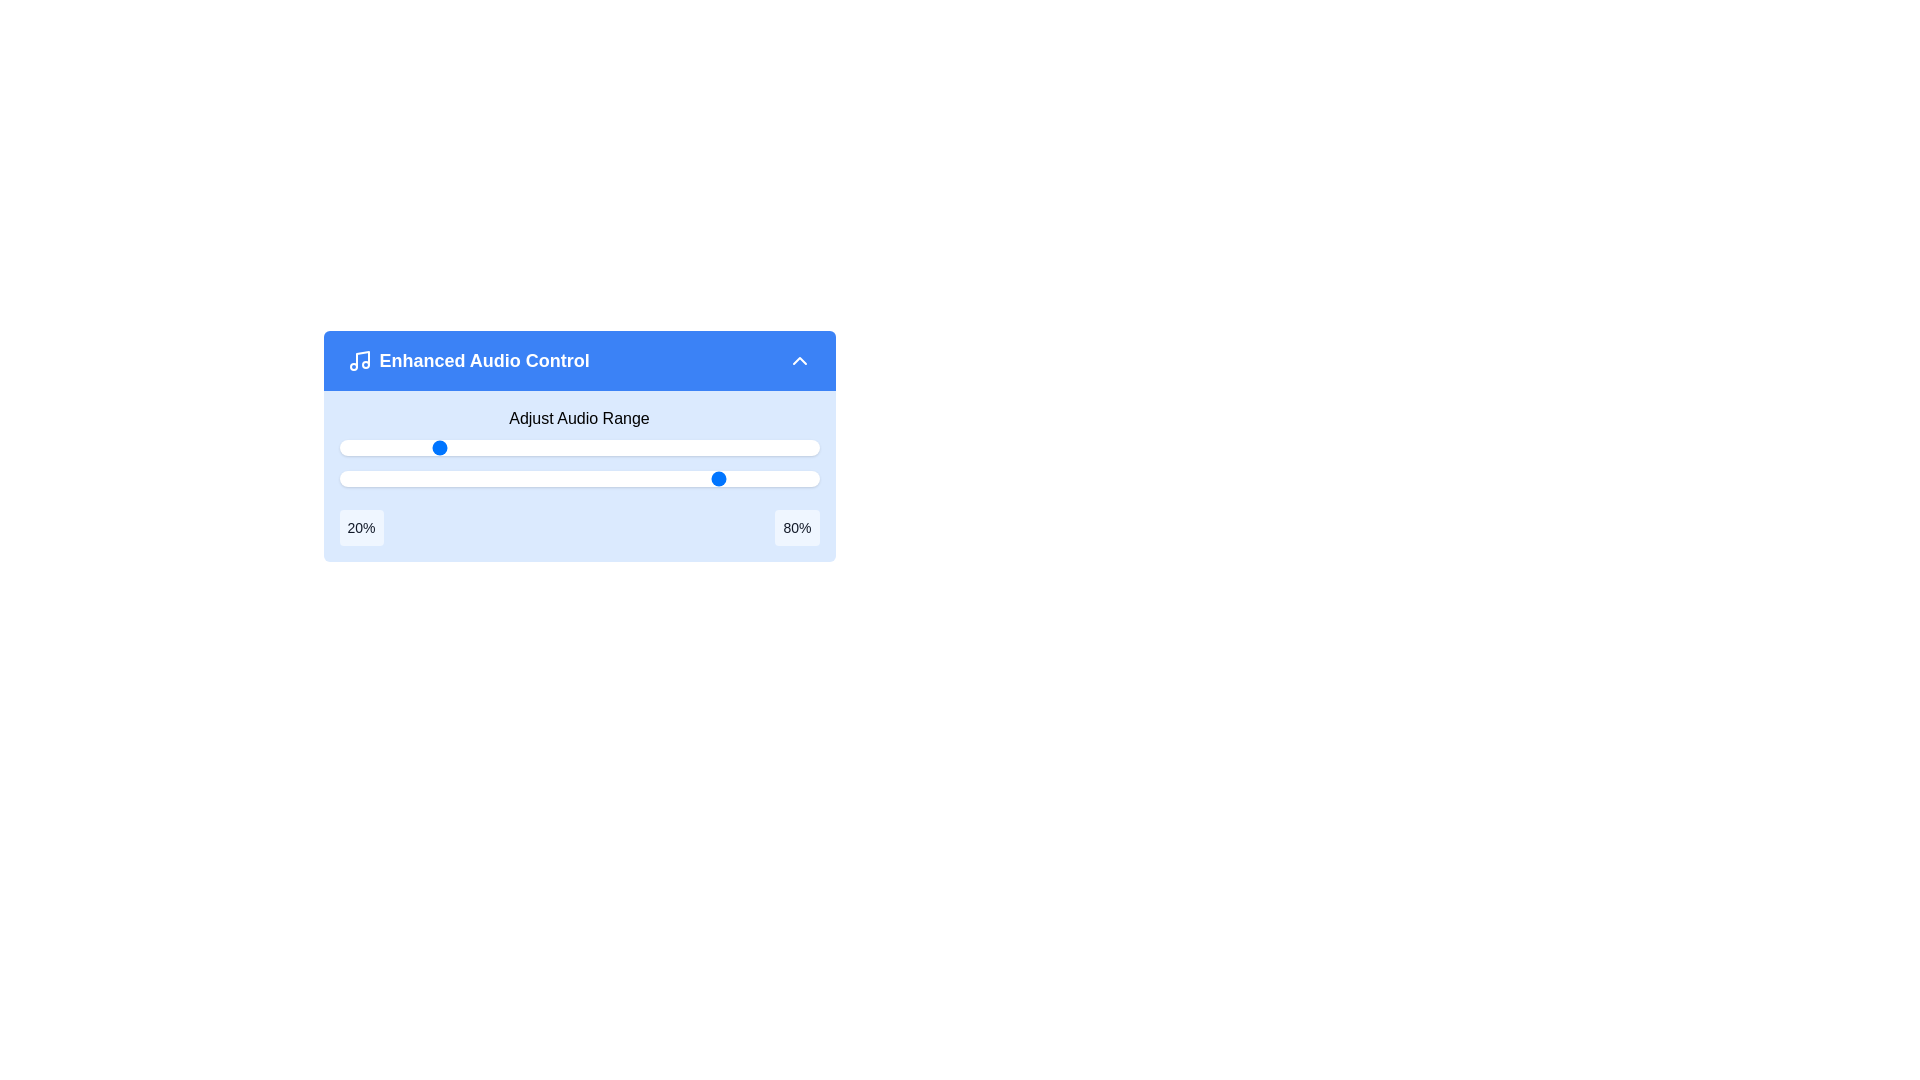 The height and width of the screenshot is (1080, 1920). What do you see at coordinates (387, 478) in the screenshot?
I see `the slider` at bounding box center [387, 478].